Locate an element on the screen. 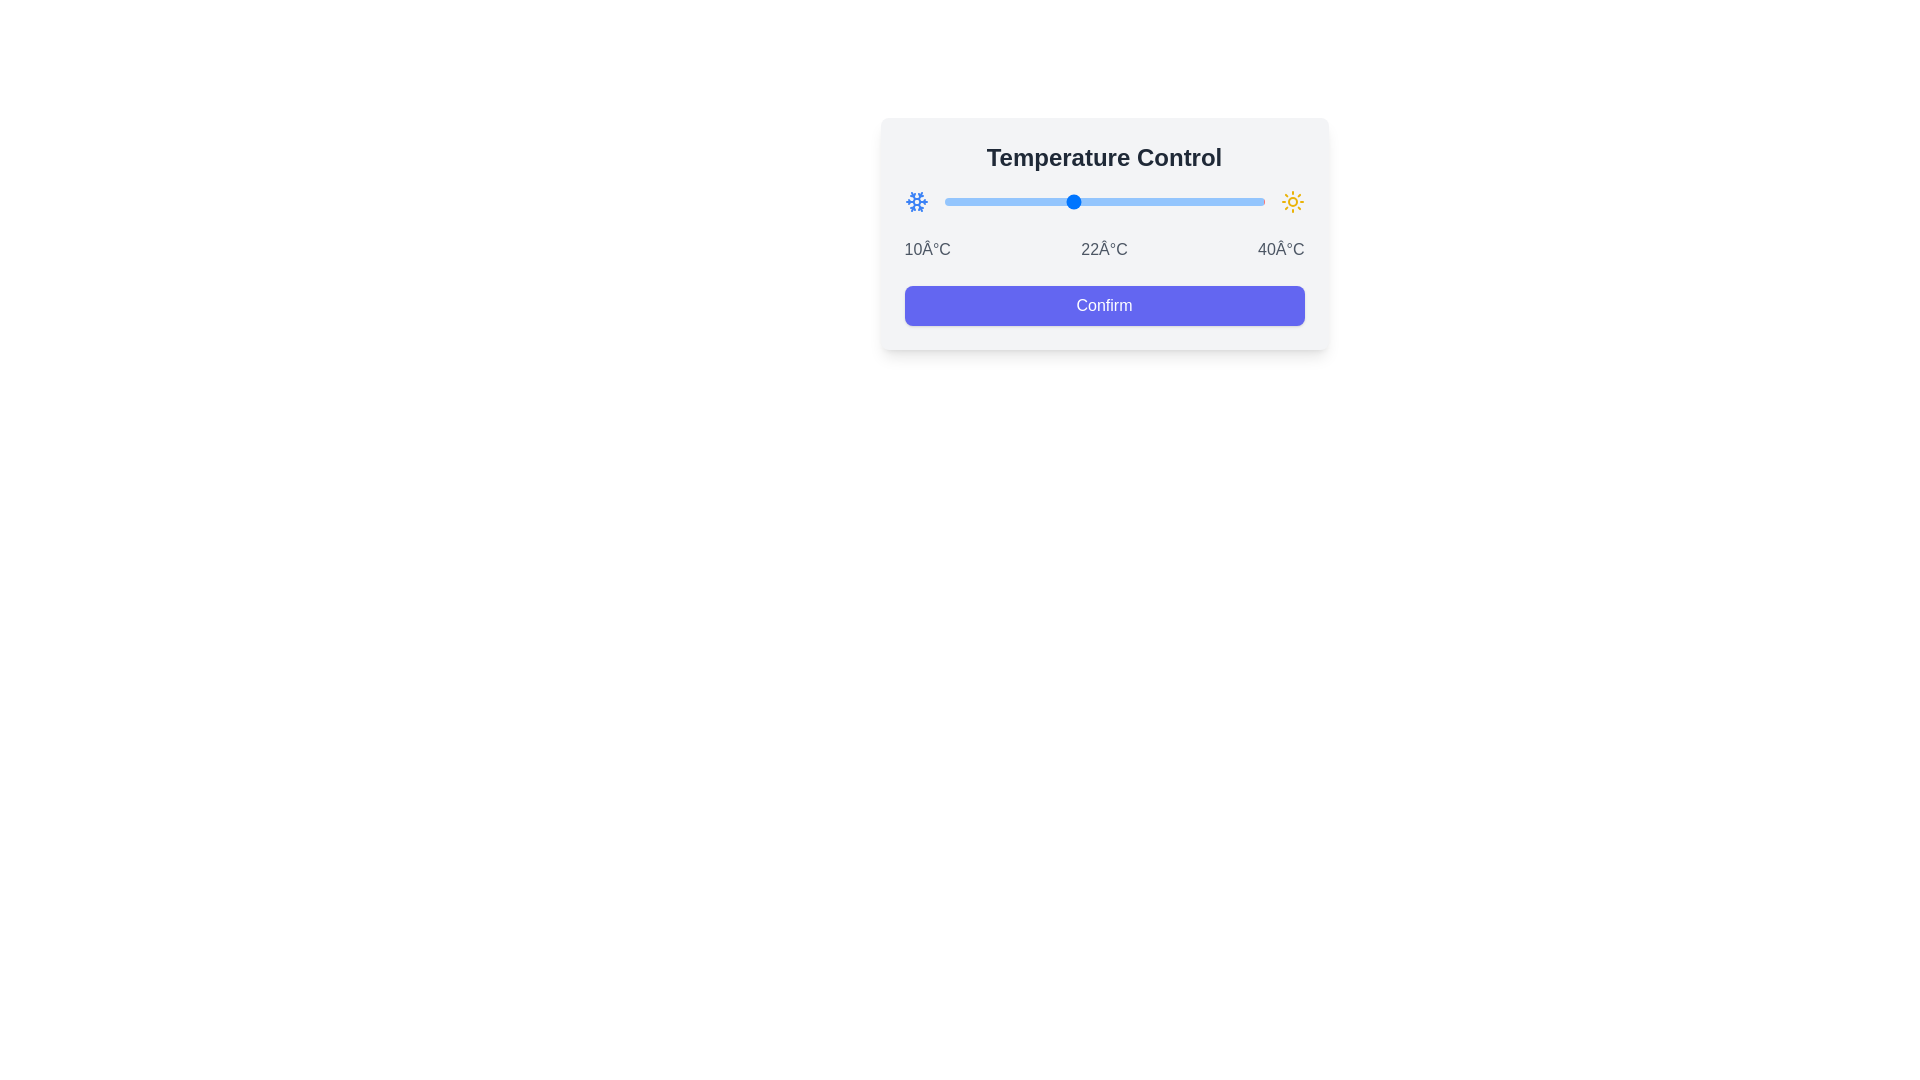 The width and height of the screenshot is (1920, 1080). the slider to set the temperature to 13°C is located at coordinates (976, 201).